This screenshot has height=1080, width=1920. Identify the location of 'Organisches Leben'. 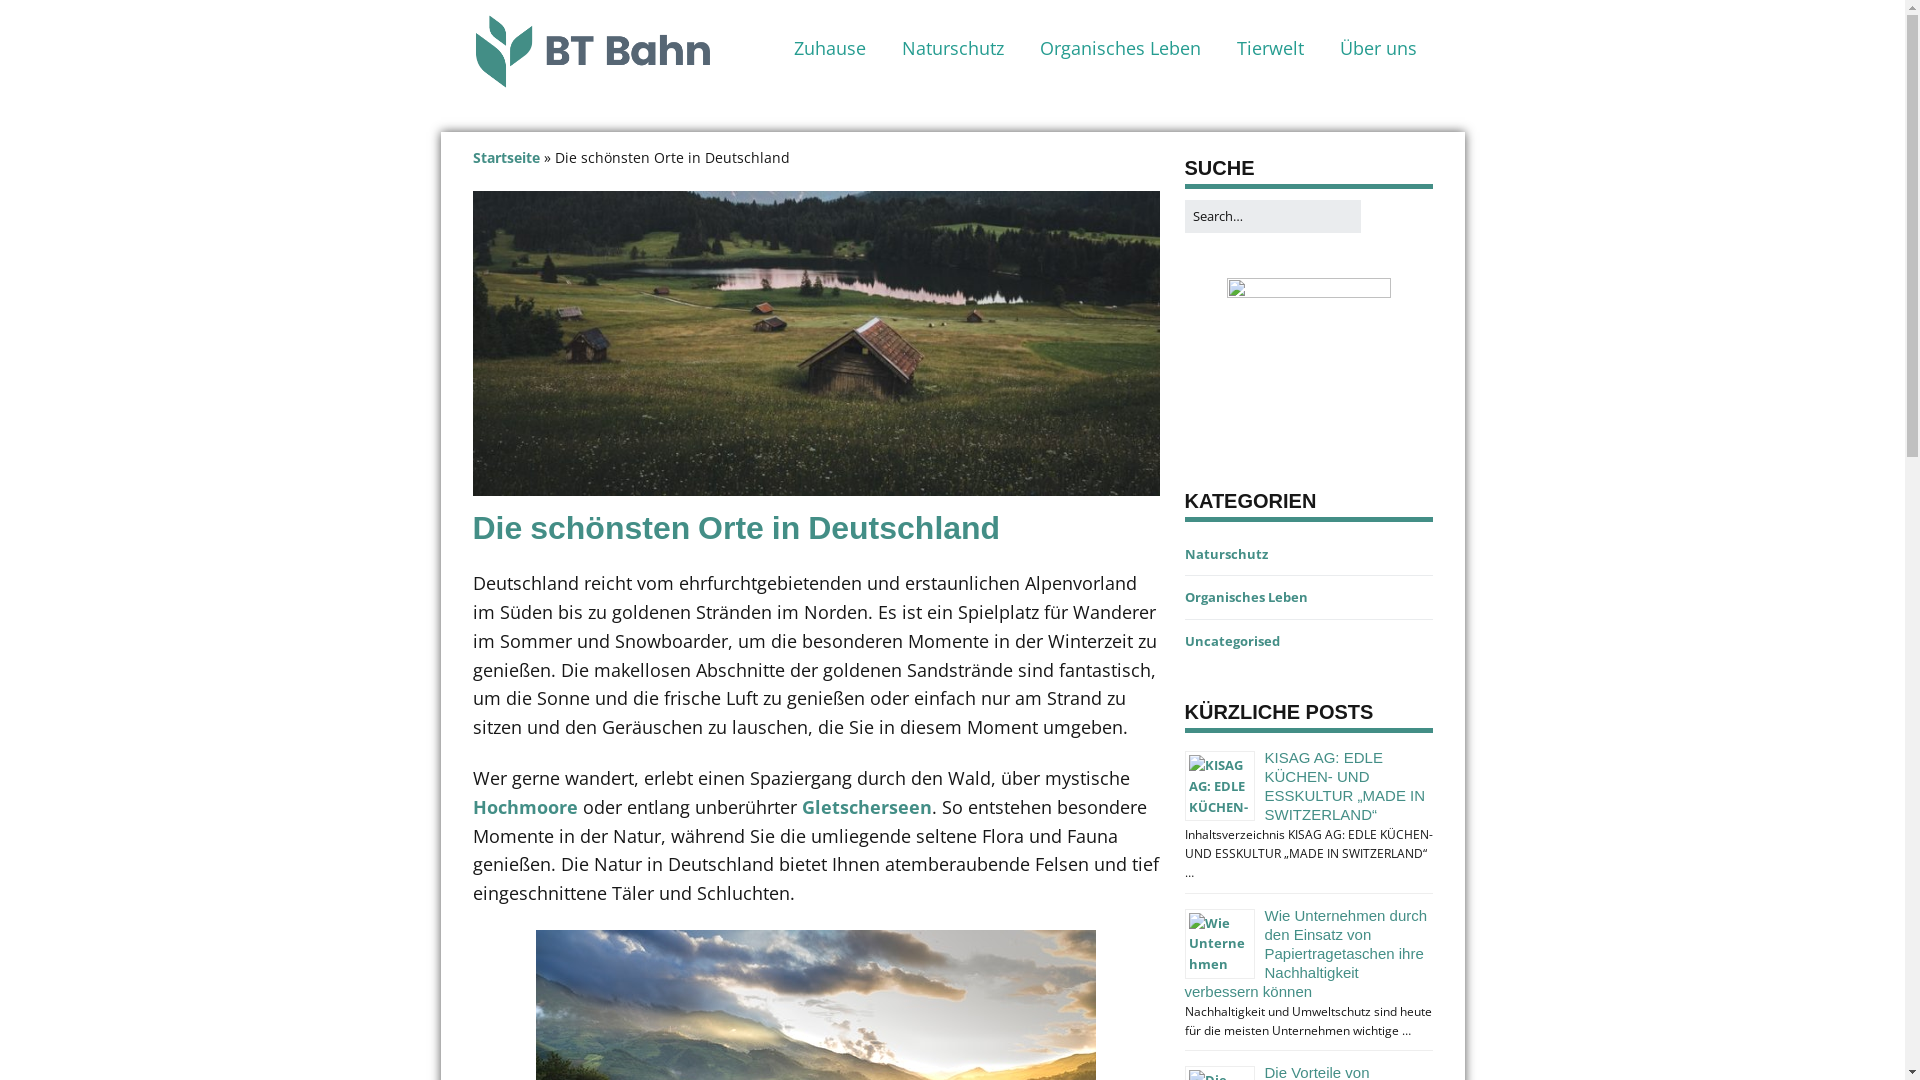
(1244, 596).